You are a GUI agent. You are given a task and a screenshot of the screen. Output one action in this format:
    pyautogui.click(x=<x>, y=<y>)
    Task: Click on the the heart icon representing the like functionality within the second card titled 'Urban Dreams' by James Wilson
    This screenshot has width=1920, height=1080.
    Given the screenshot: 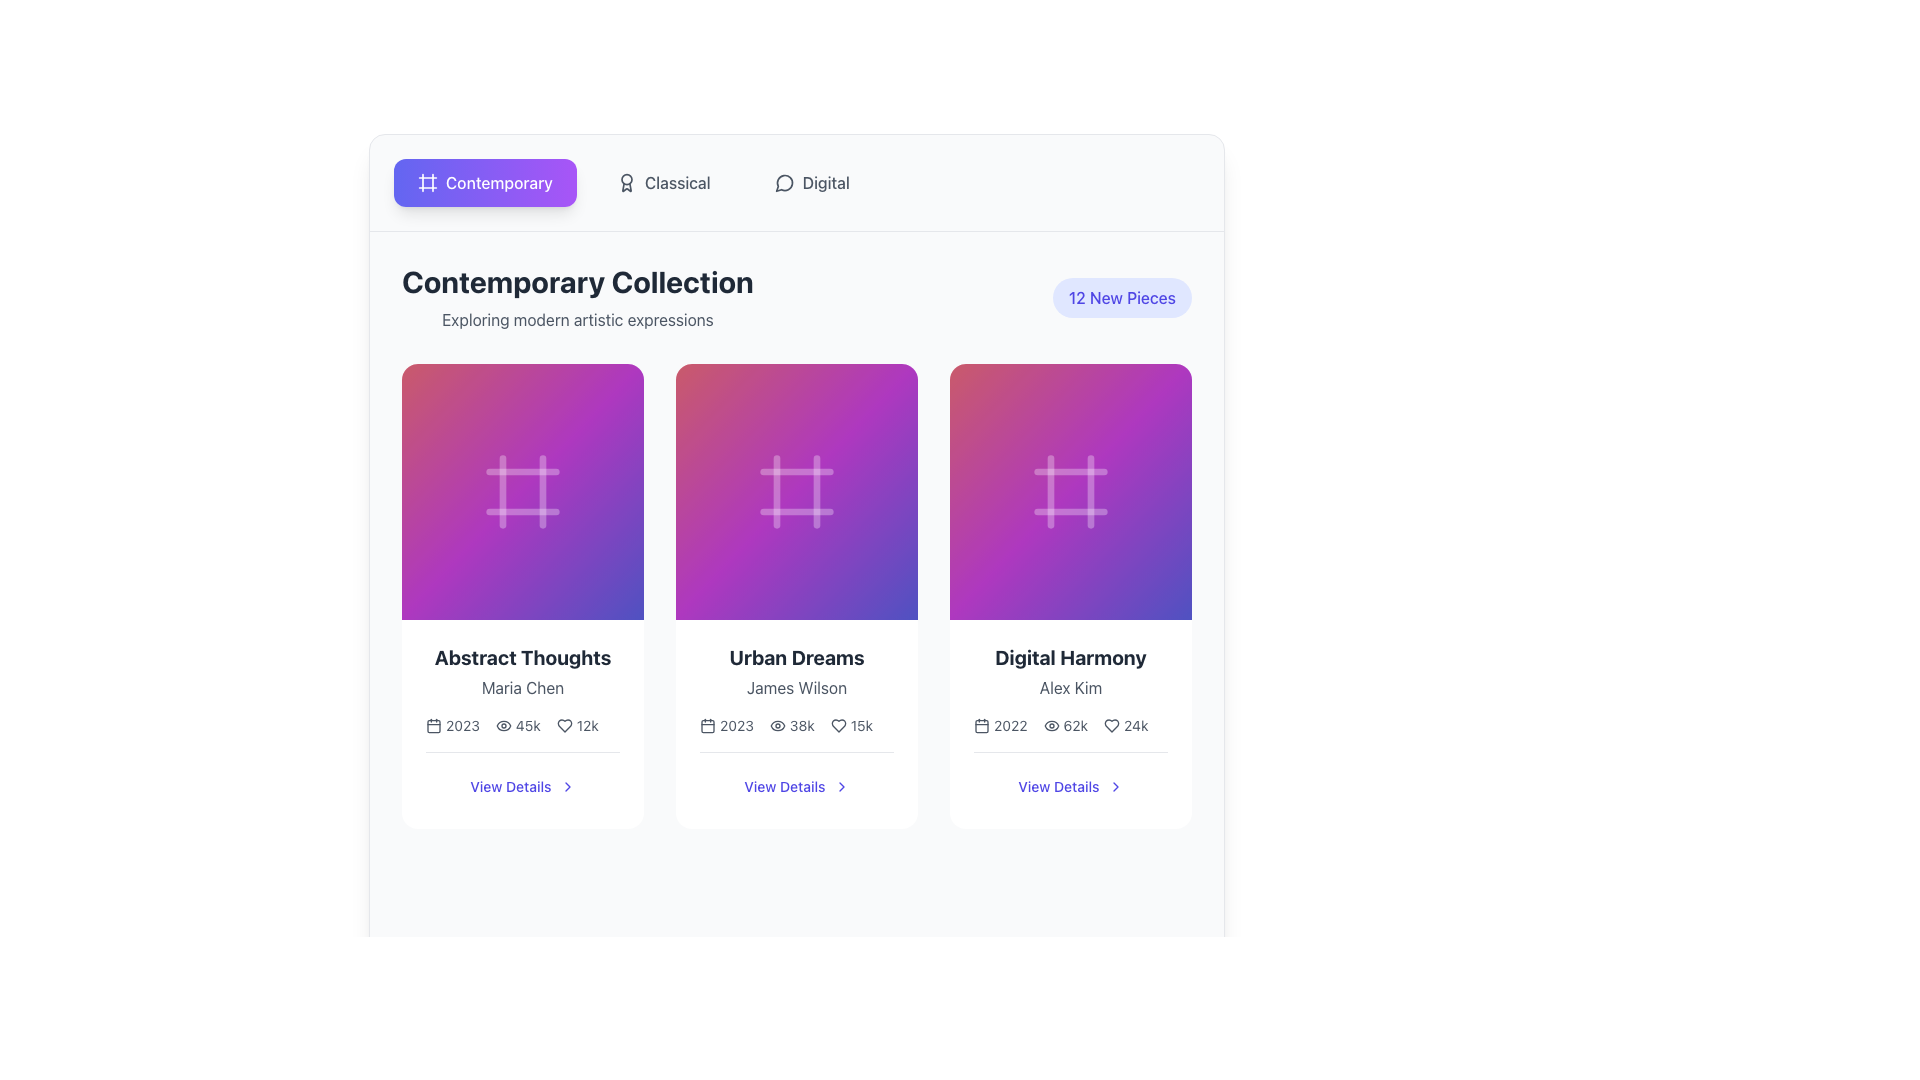 What is the action you would take?
    pyautogui.click(x=838, y=725)
    